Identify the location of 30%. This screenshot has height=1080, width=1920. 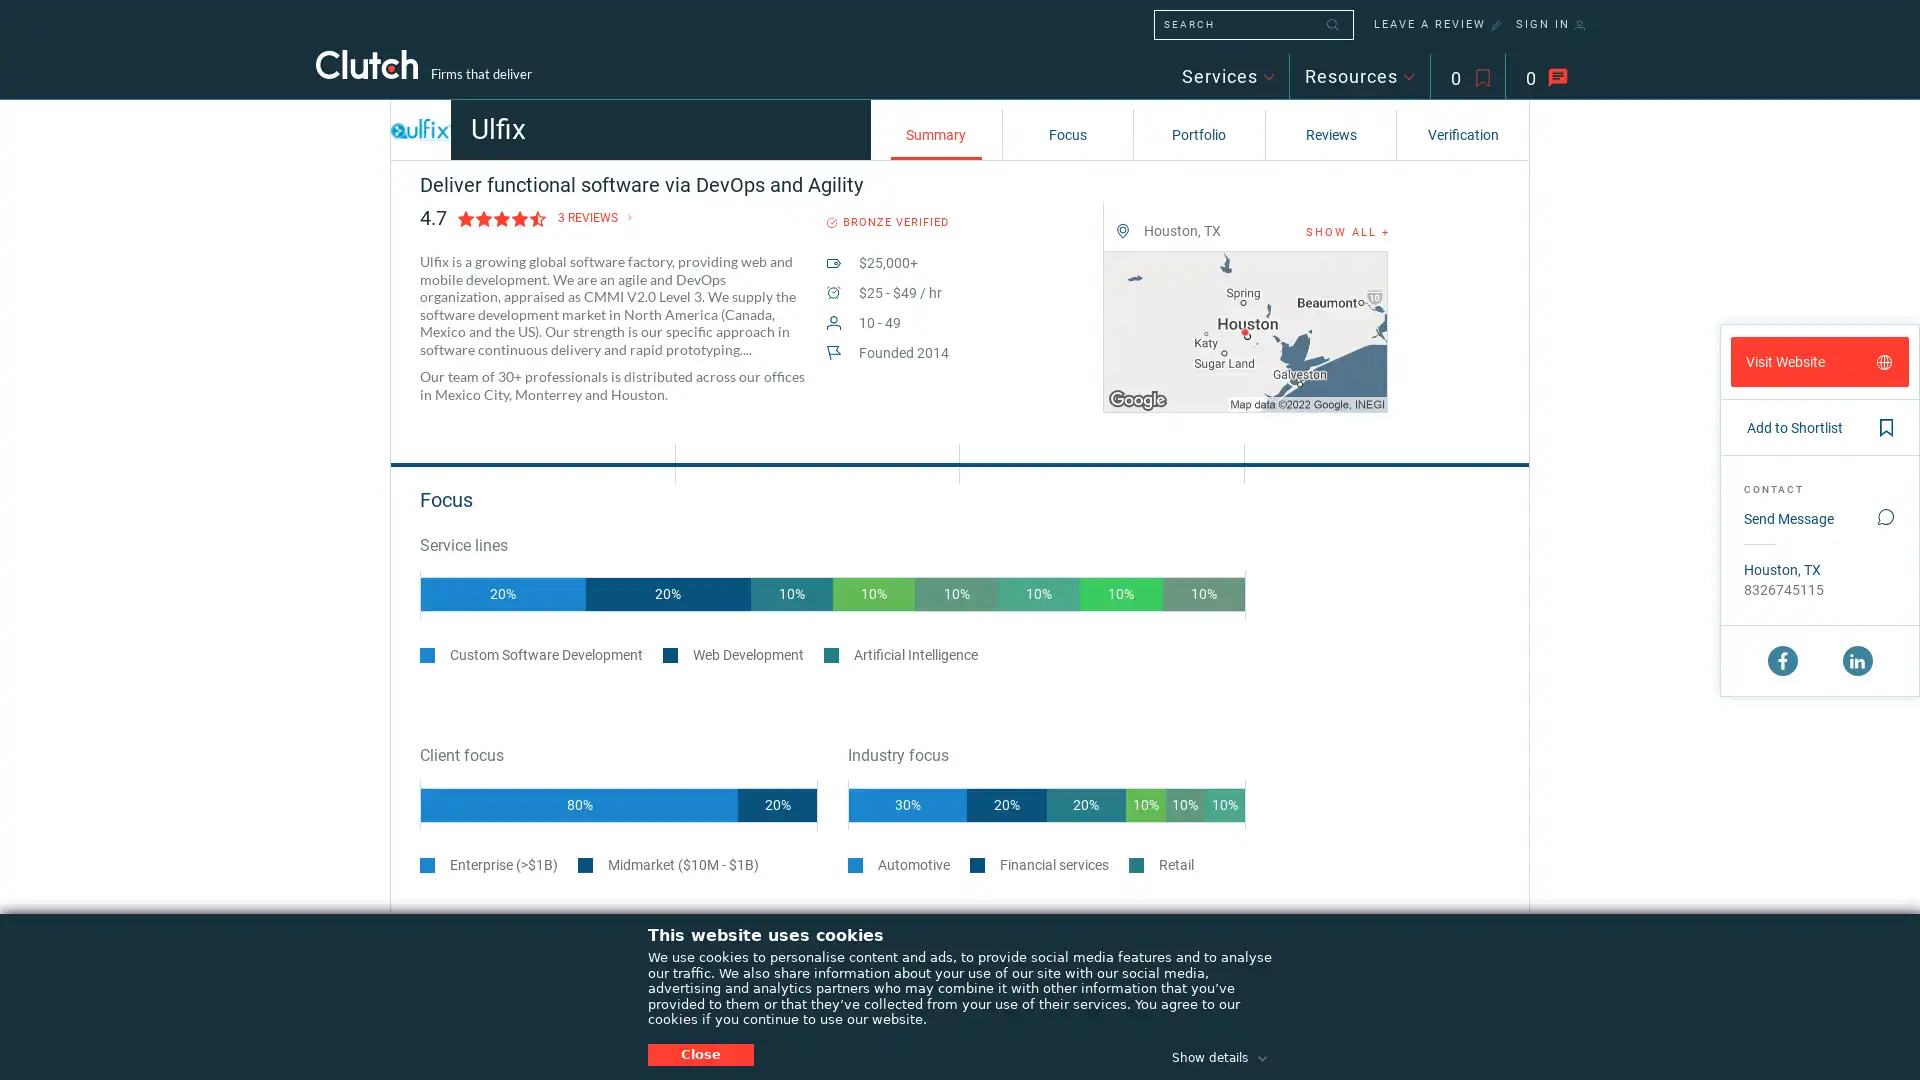
(597, 1005).